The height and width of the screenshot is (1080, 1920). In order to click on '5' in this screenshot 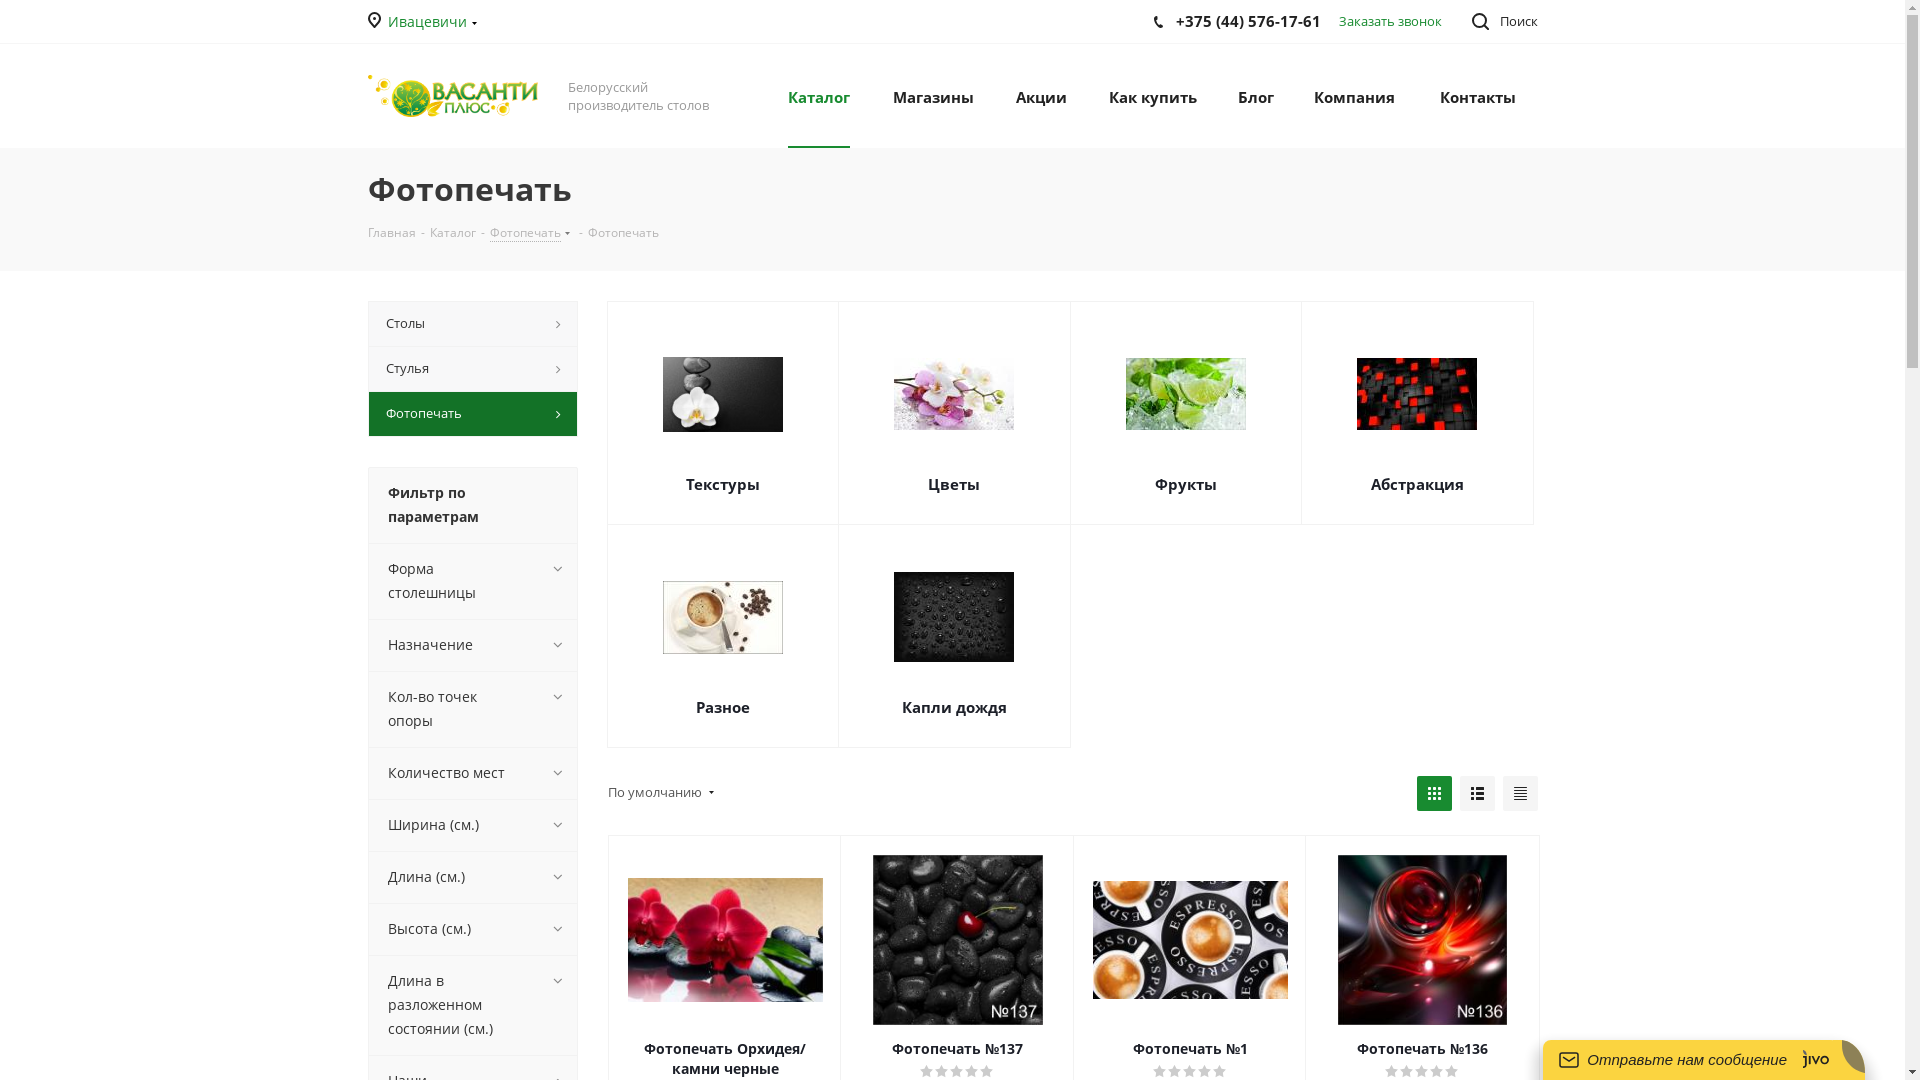, I will do `click(1452, 1071)`.